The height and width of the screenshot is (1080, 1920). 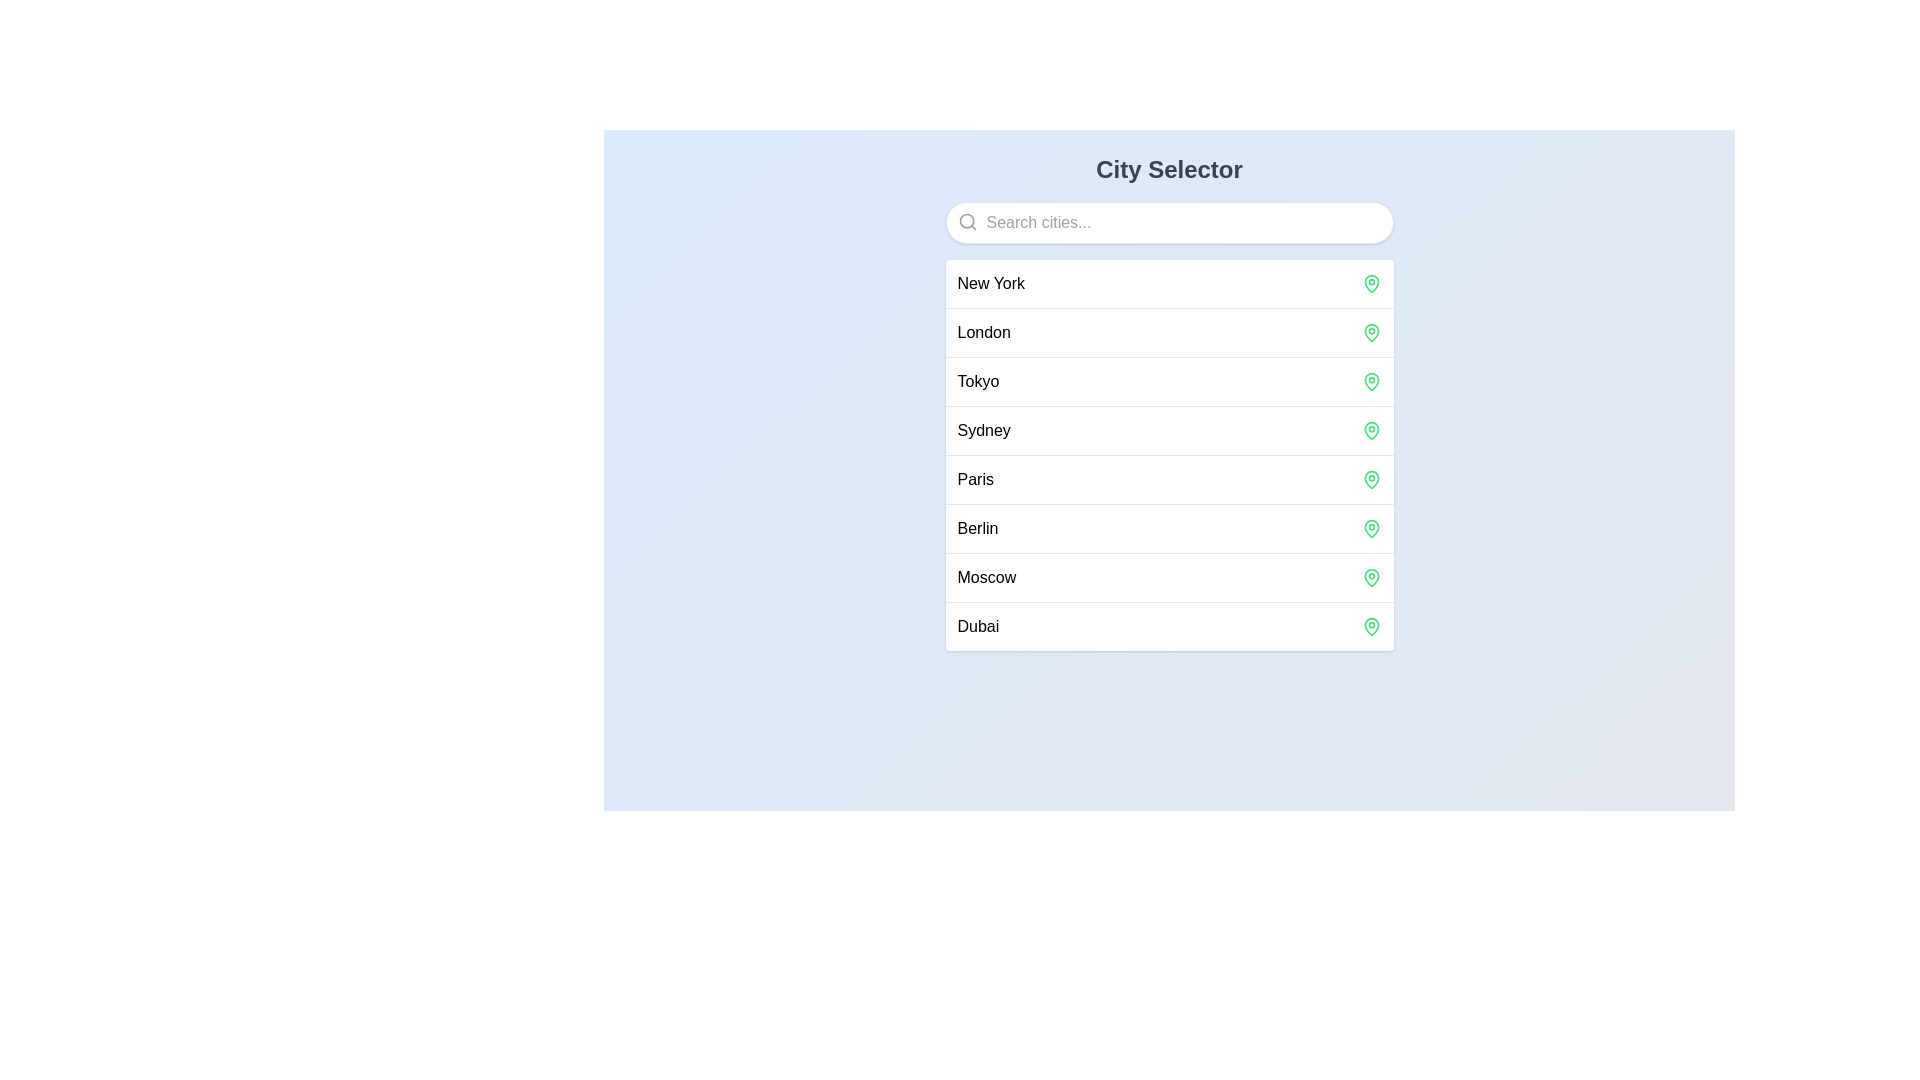 What do you see at coordinates (1169, 284) in the screenshot?
I see `the interactive list item for the city 'New York'` at bounding box center [1169, 284].